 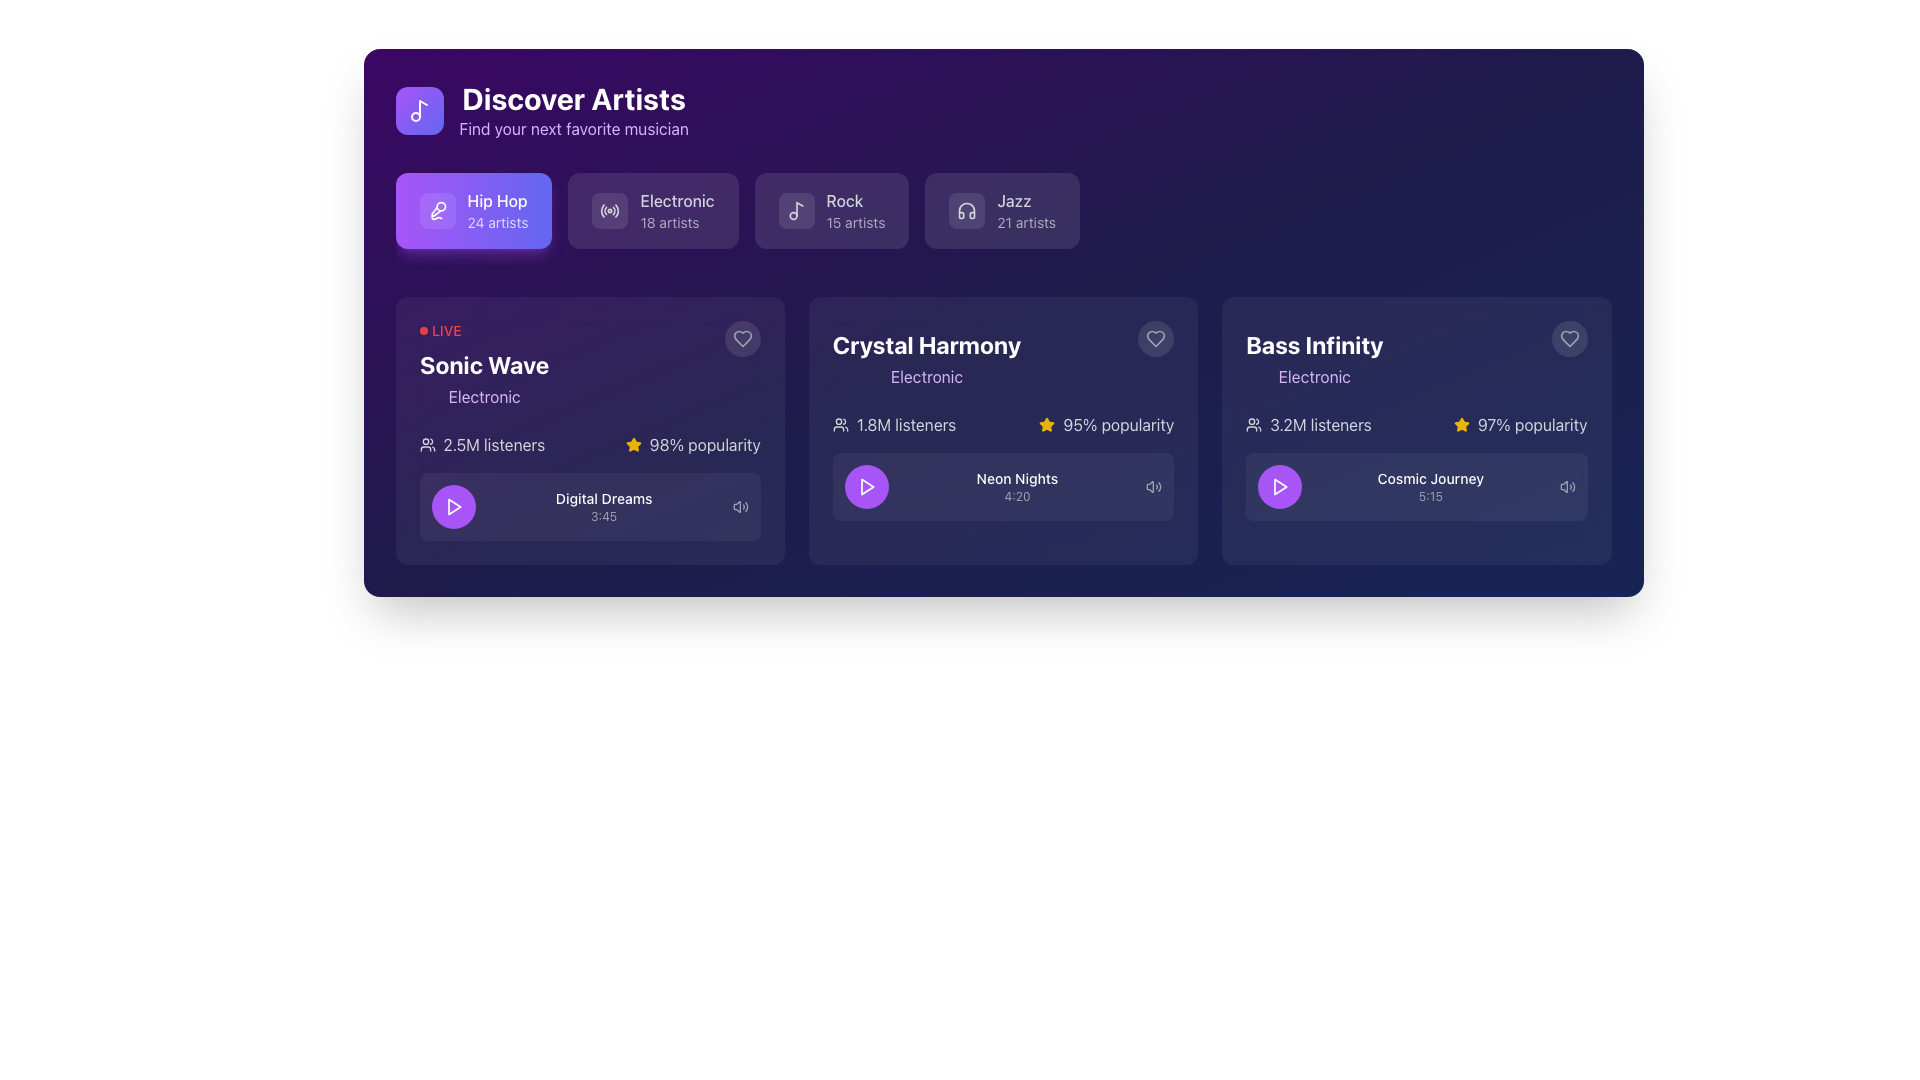 What do you see at coordinates (1520, 423) in the screenshot?
I see `the read-only label displaying '97% popularity' with a yellow star icon located within the 'Bass Infinity' card` at bounding box center [1520, 423].